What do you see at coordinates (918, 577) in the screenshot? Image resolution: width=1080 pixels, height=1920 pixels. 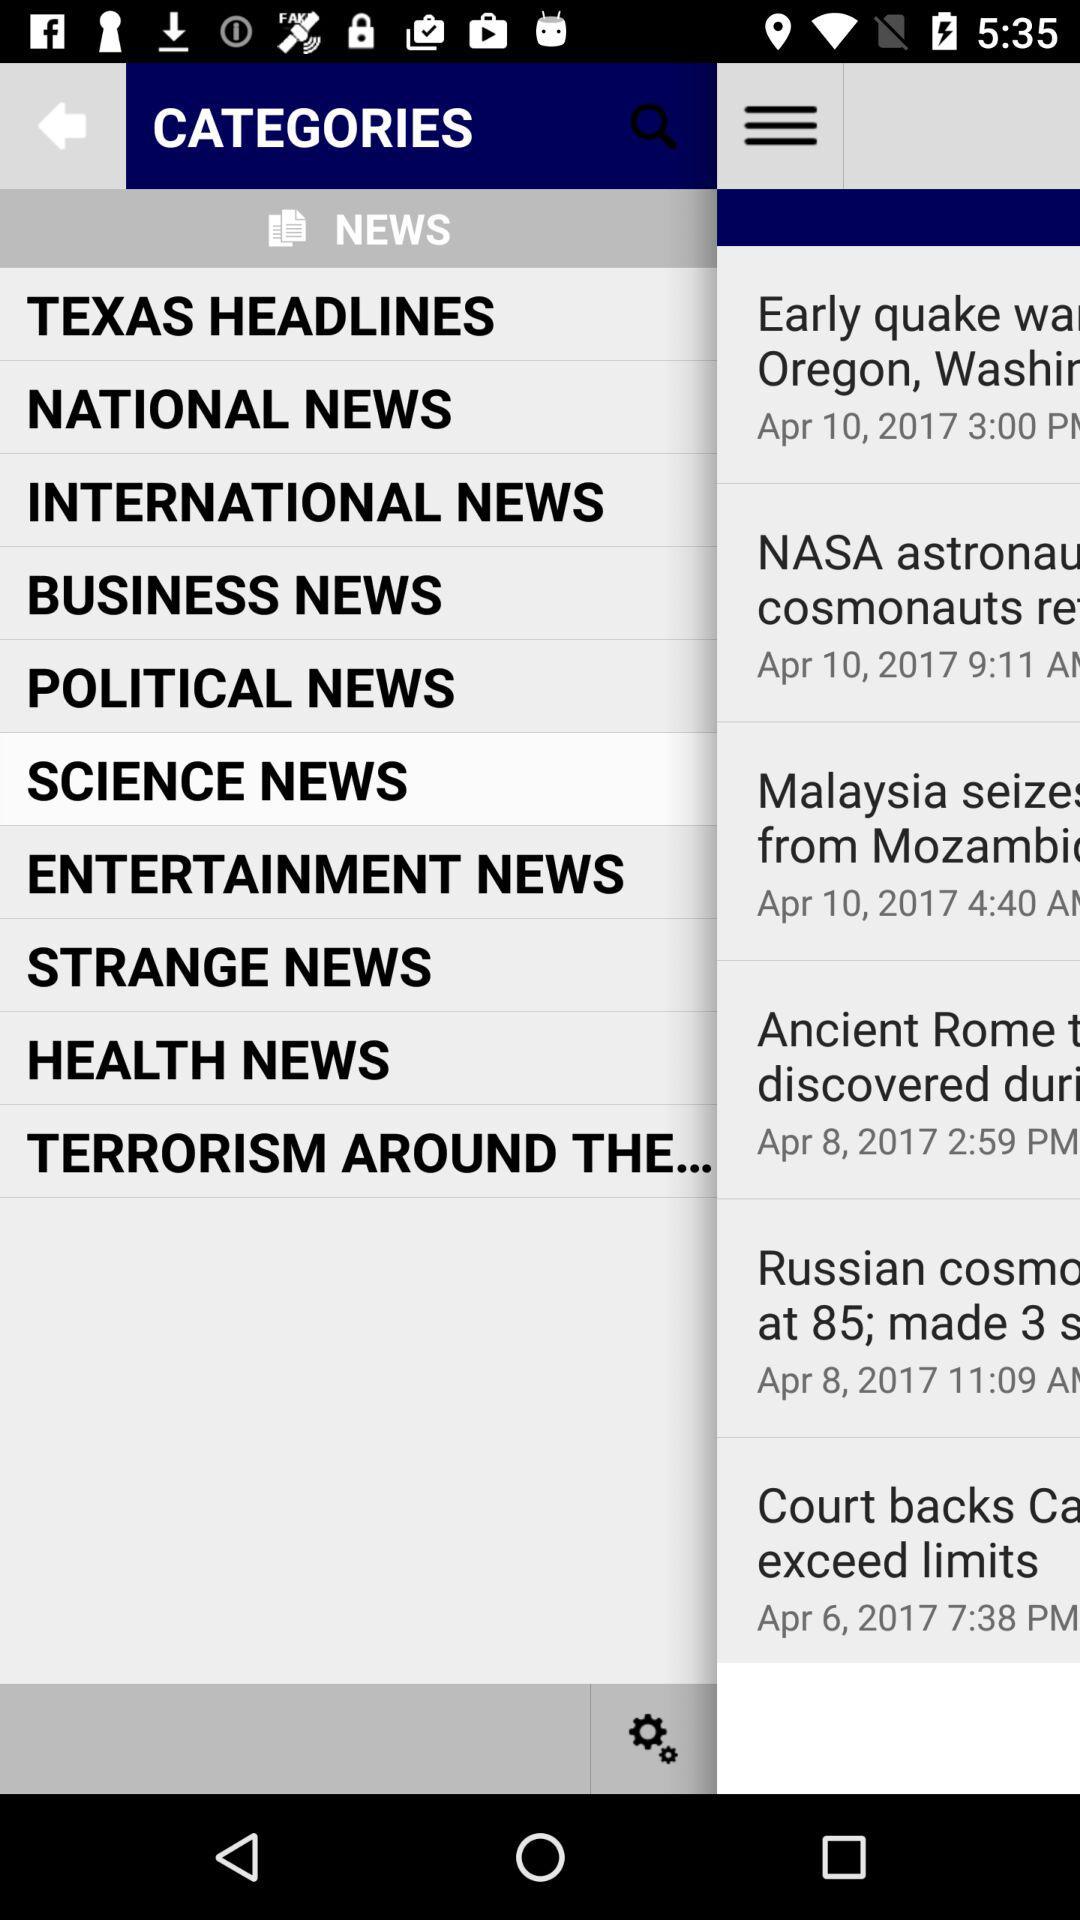 I see `item to the right of international news` at bounding box center [918, 577].